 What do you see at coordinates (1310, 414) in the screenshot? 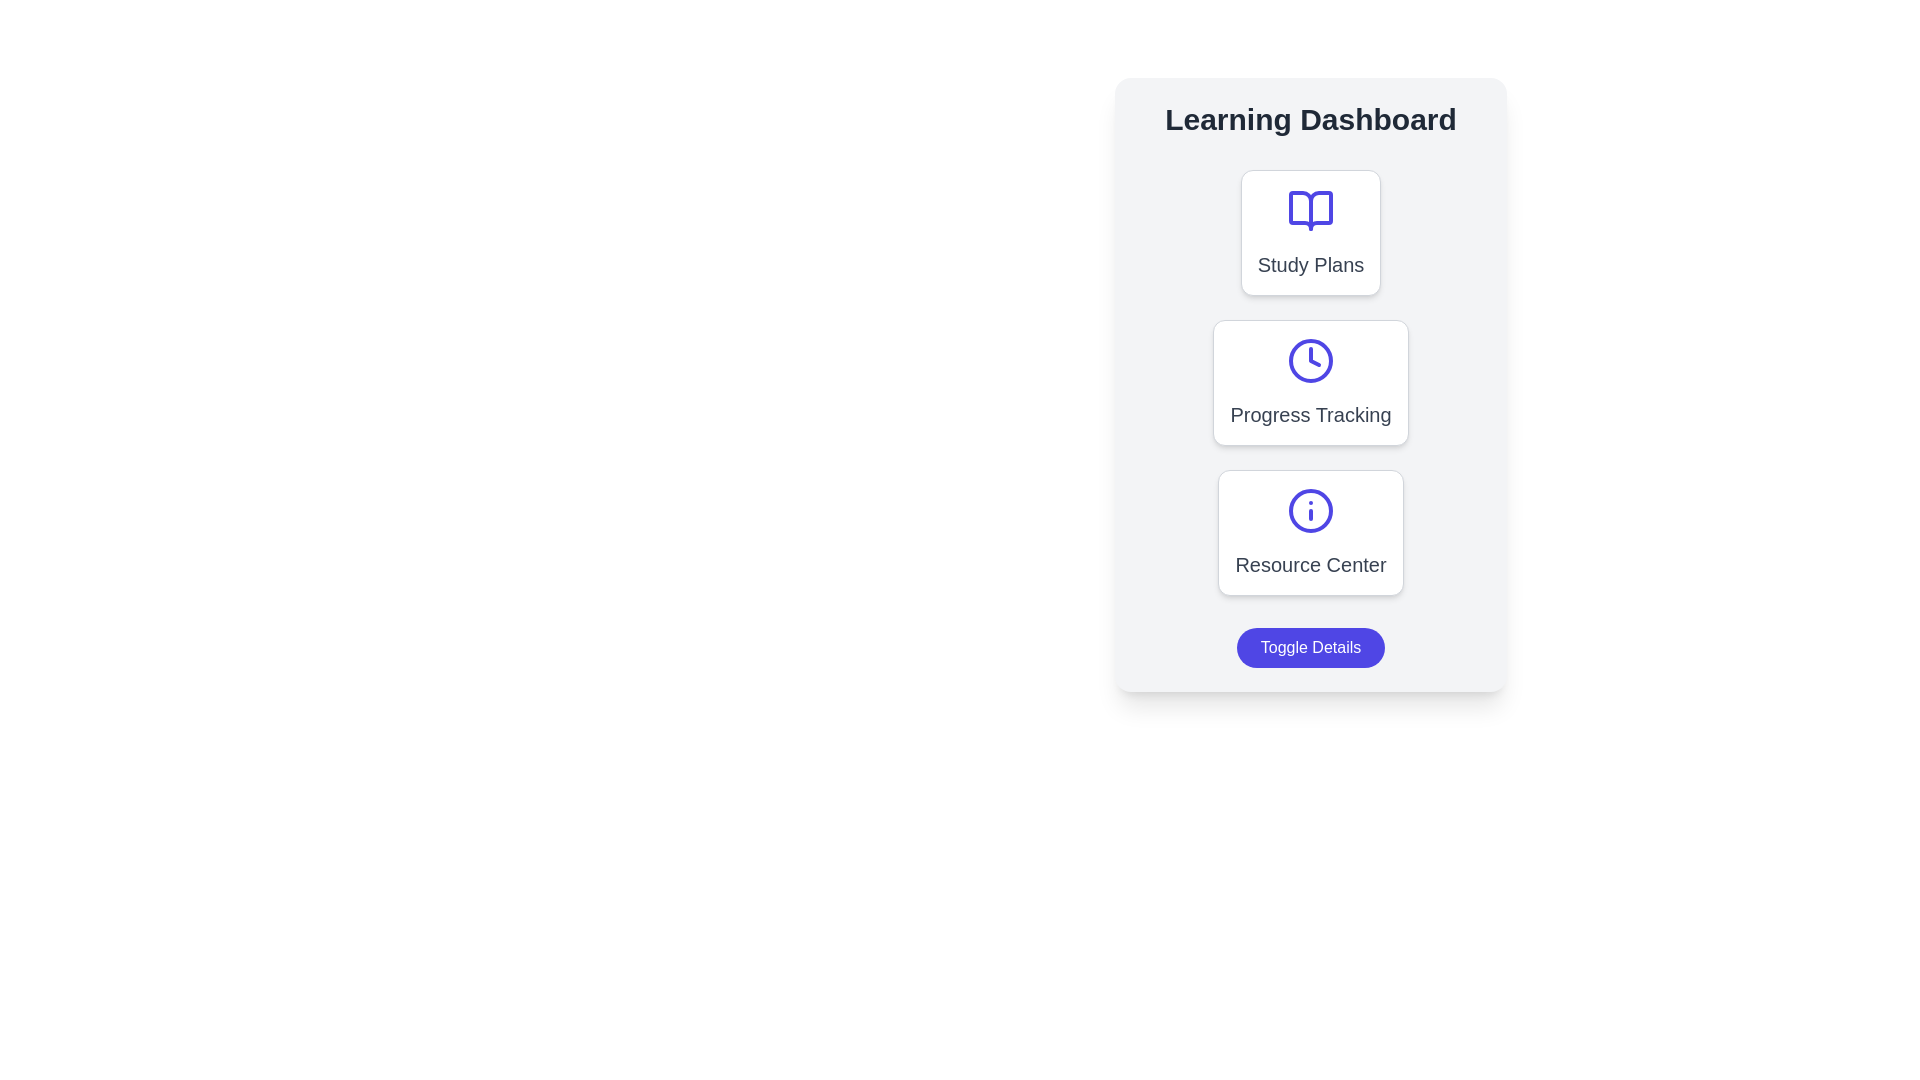
I see `the Text label that indicates tracking progress, located in the second card of the vertically stacked panel, which has a clock icon above it` at bounding box center [1310, 414].